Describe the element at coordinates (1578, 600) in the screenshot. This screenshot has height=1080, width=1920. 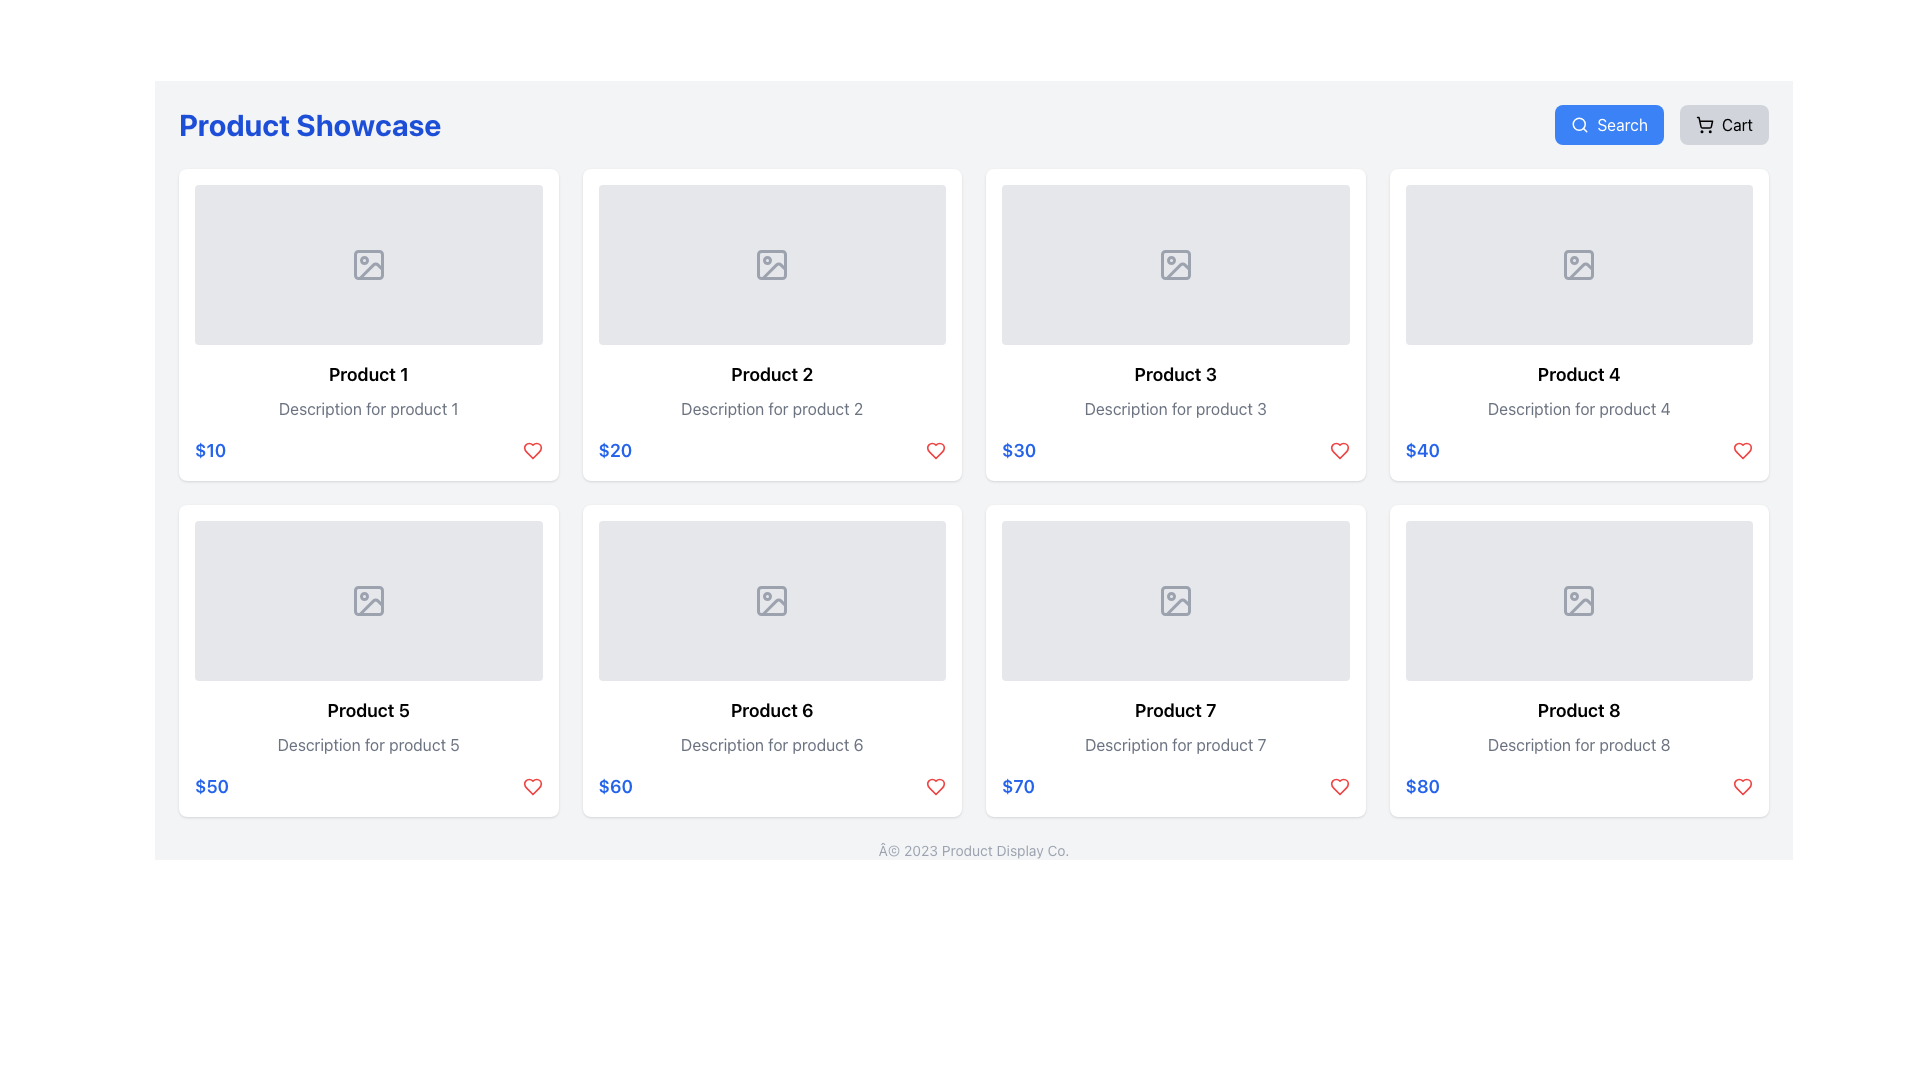
I see `the decorative graphical SVG component that indicates the absence of a product image, located in the top-center region of the eighth product card in the grid layout` at that location.